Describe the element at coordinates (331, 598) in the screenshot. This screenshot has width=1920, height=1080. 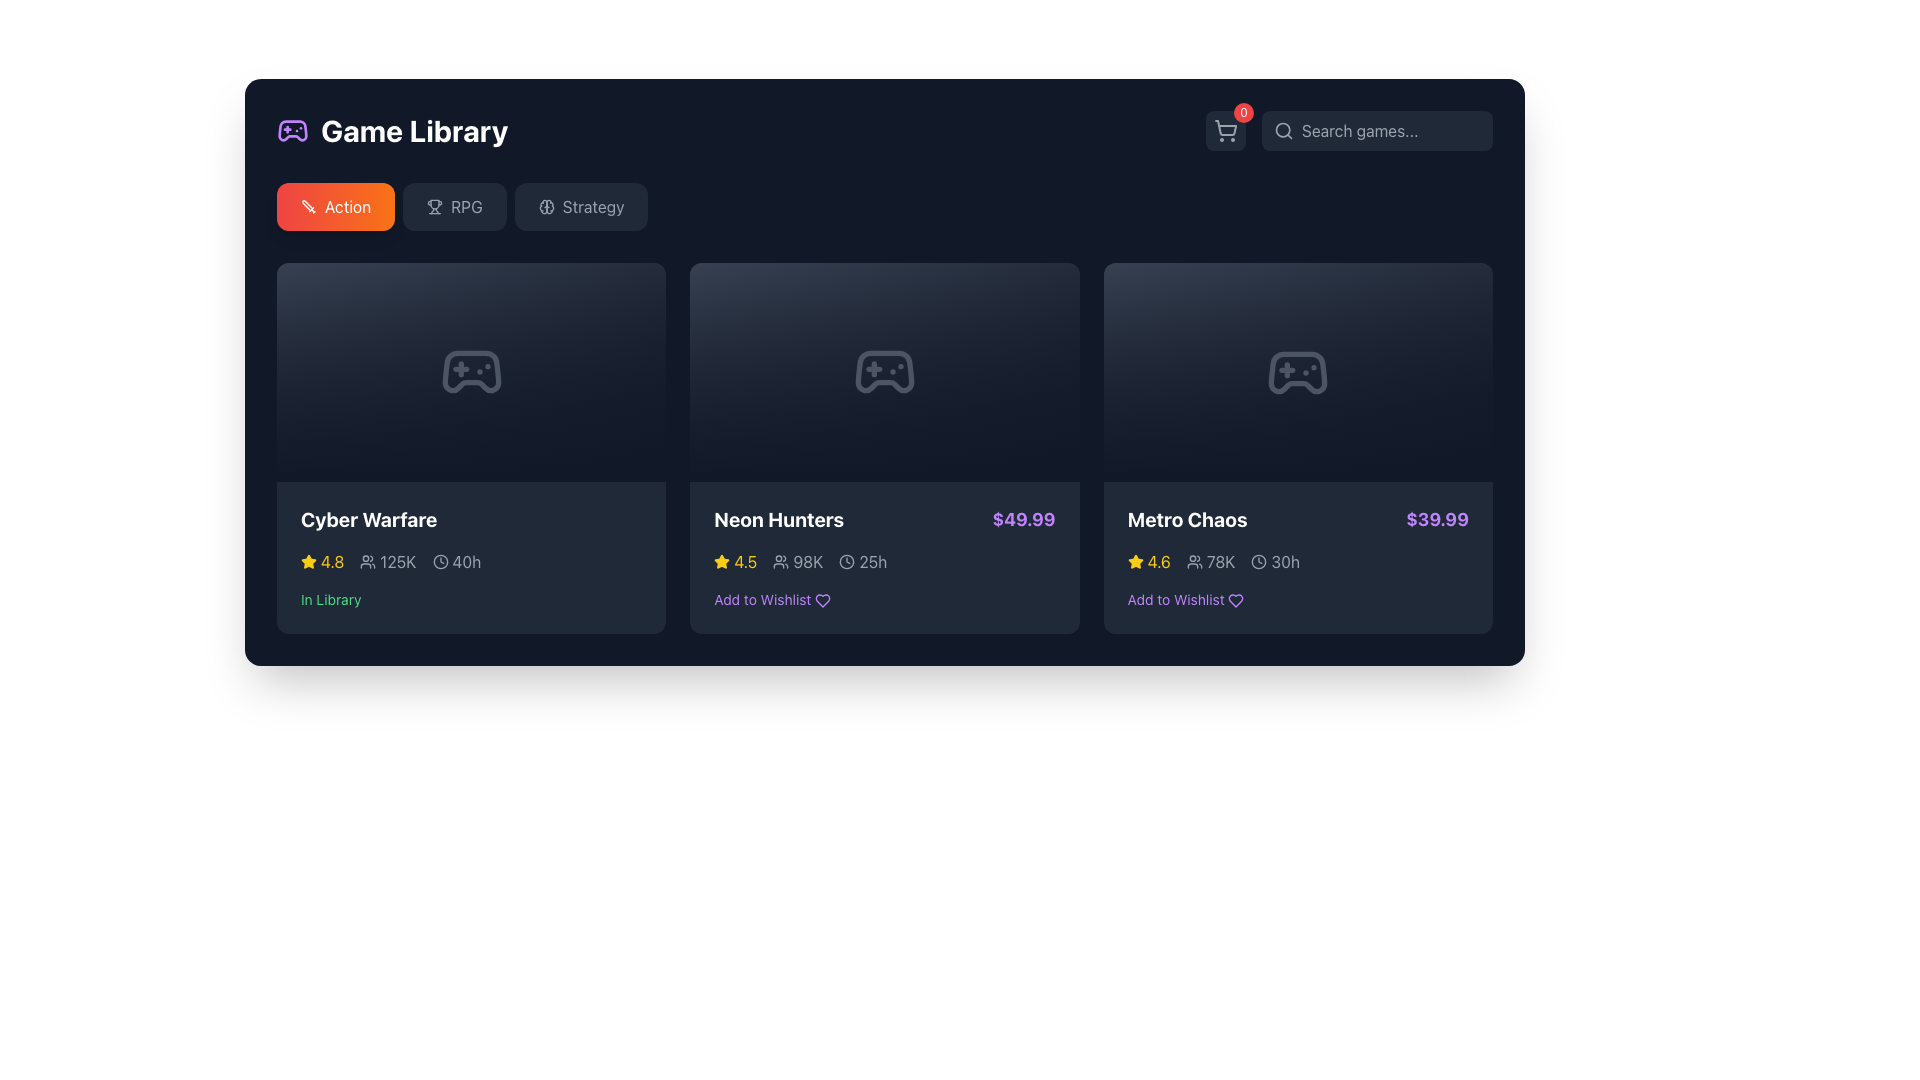
I see `the text label indicating that 'Cyber Warfare' is already added to the user's library, which is positioned below the game card in the details section` at that location.